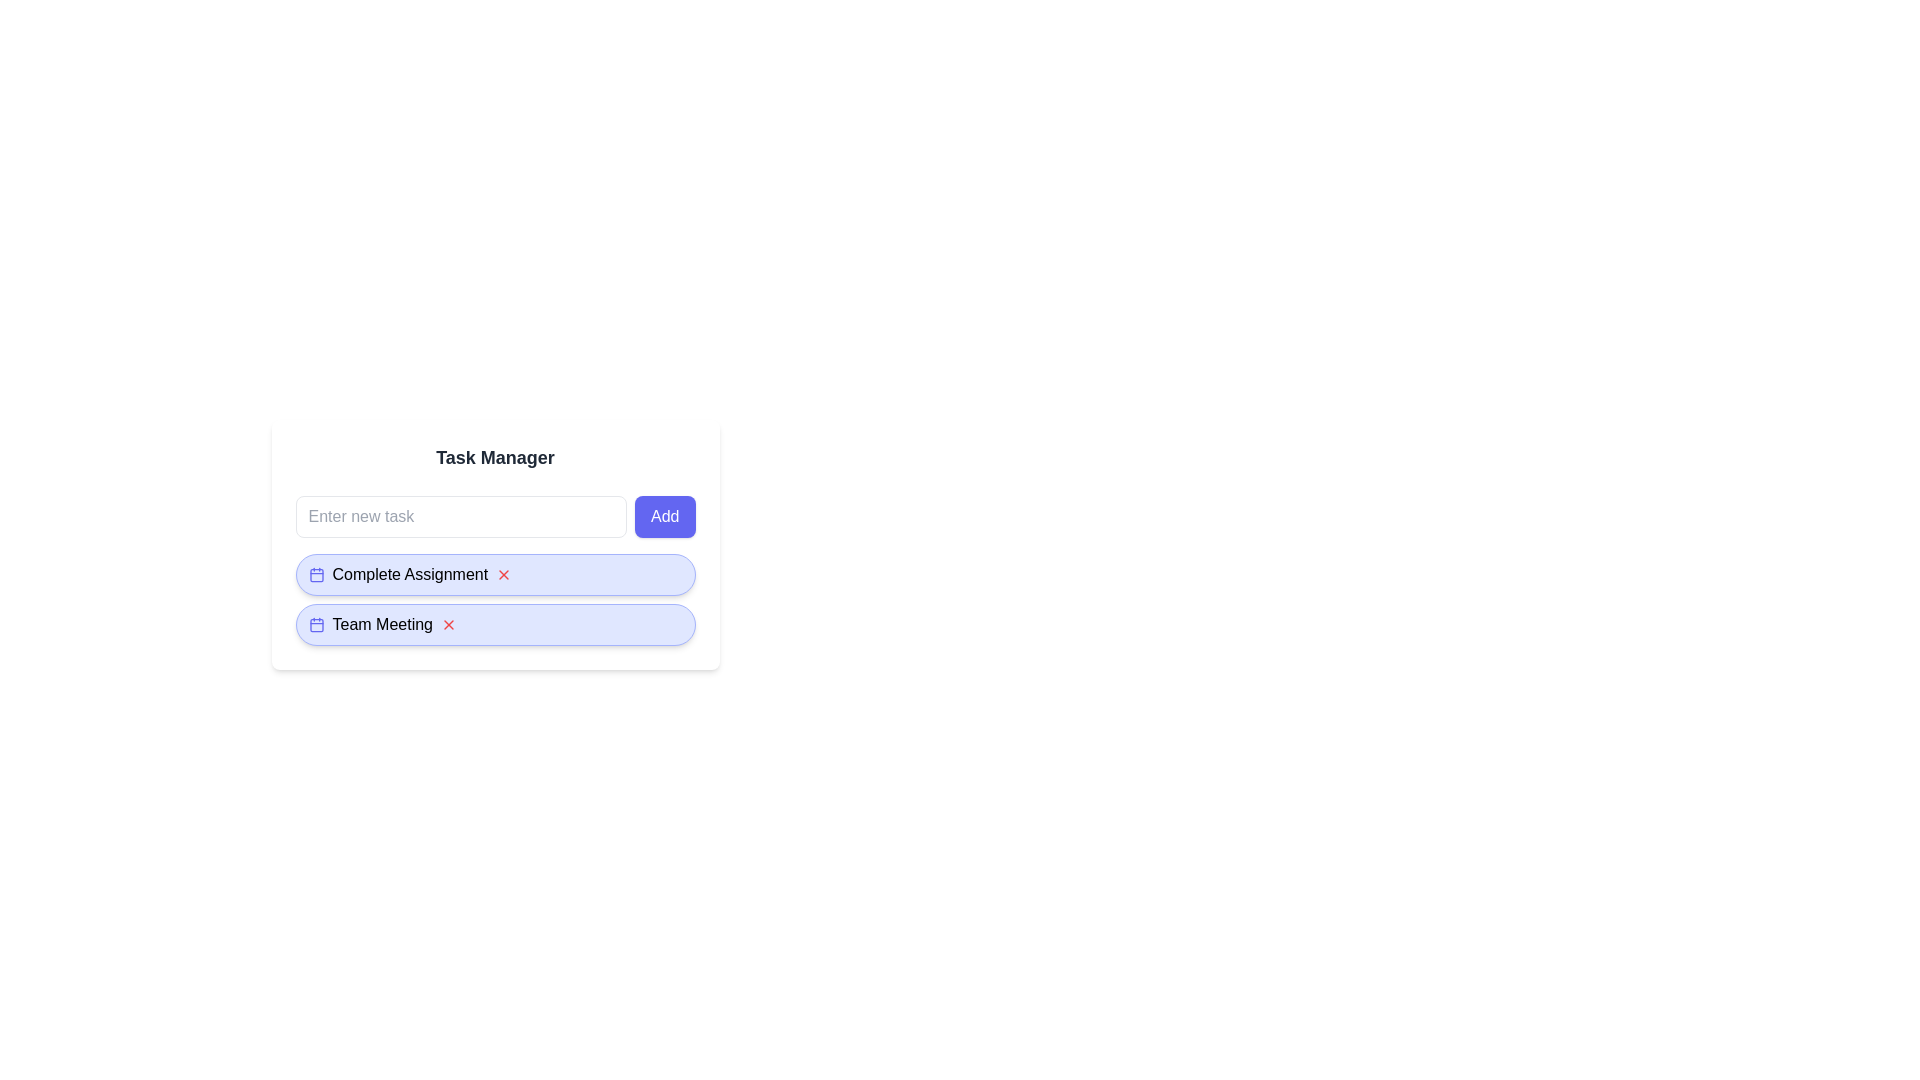  I want to click on the 'Add' button to add a new task, so click(665, 515).